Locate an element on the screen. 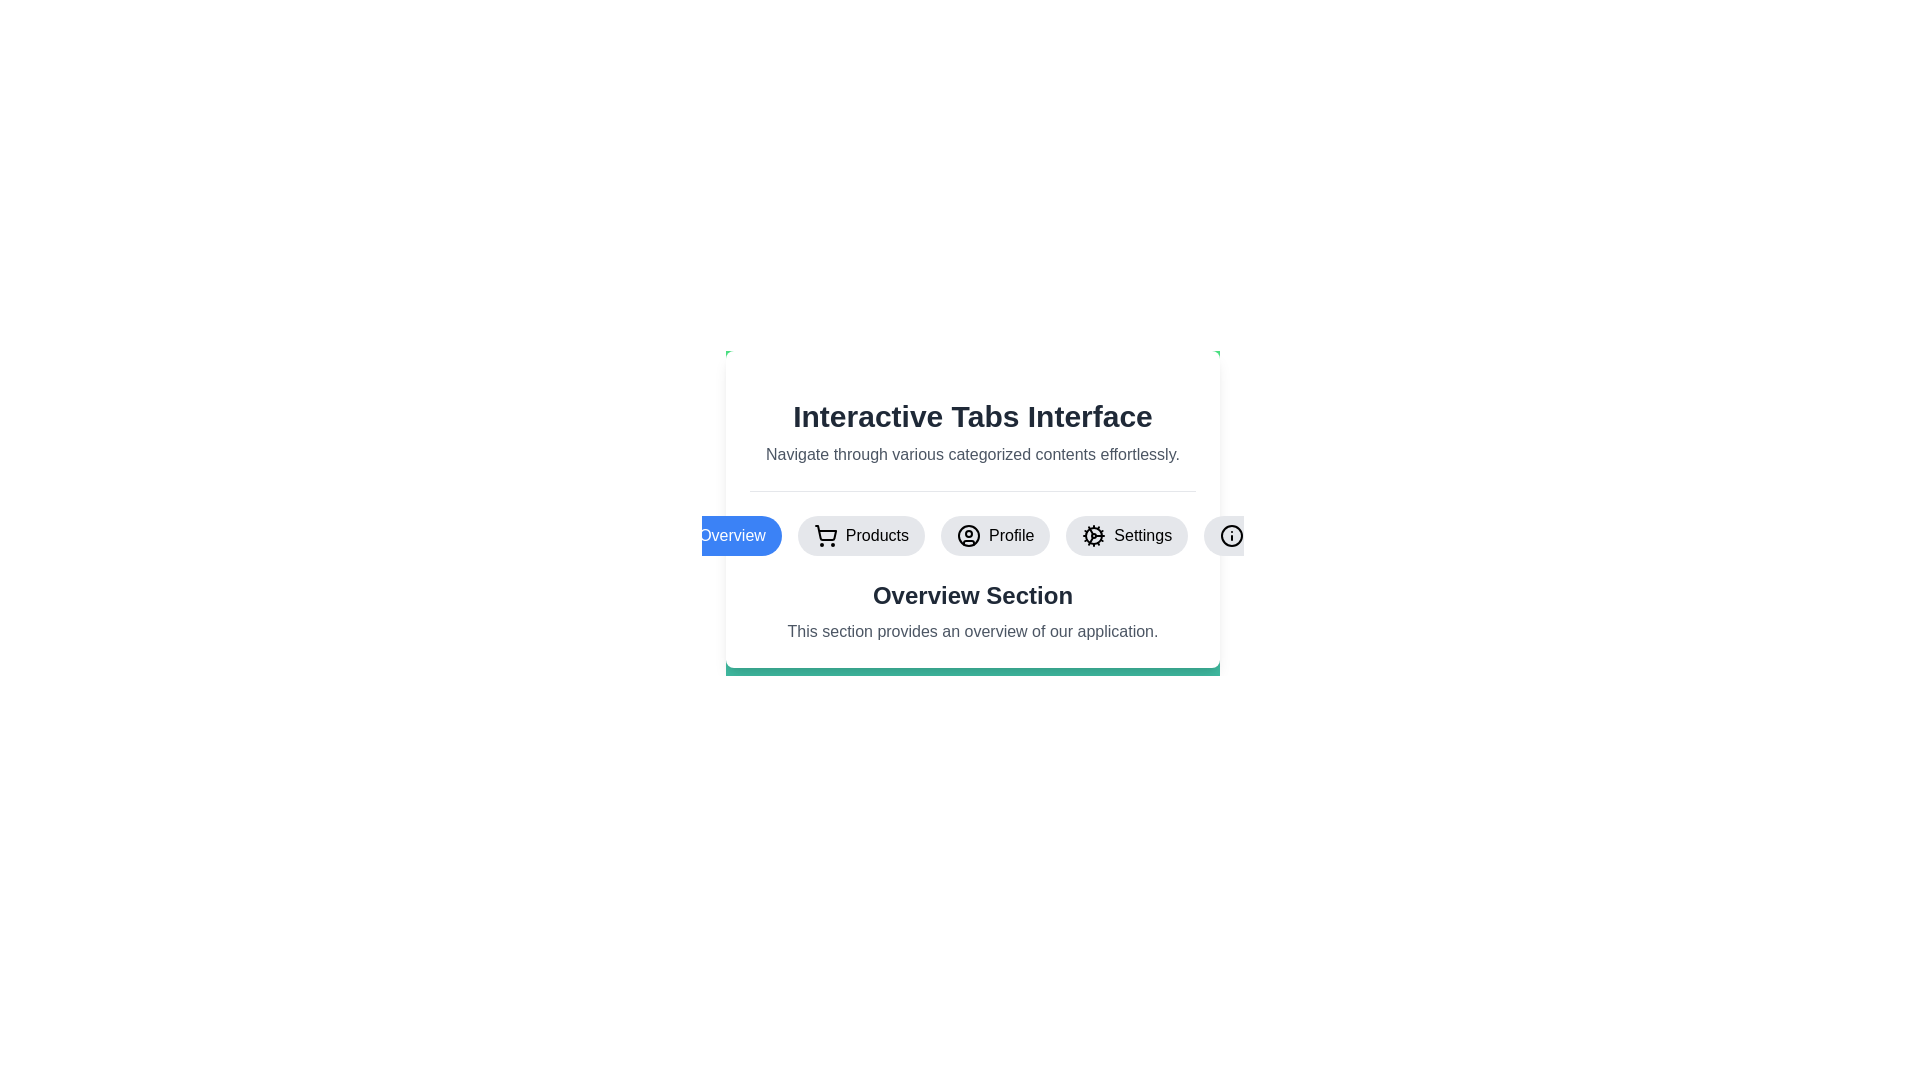  the decorative Circle SVG graphical component located on the far right of the tabbed navigation interface is located at coordinates (1231, 535).